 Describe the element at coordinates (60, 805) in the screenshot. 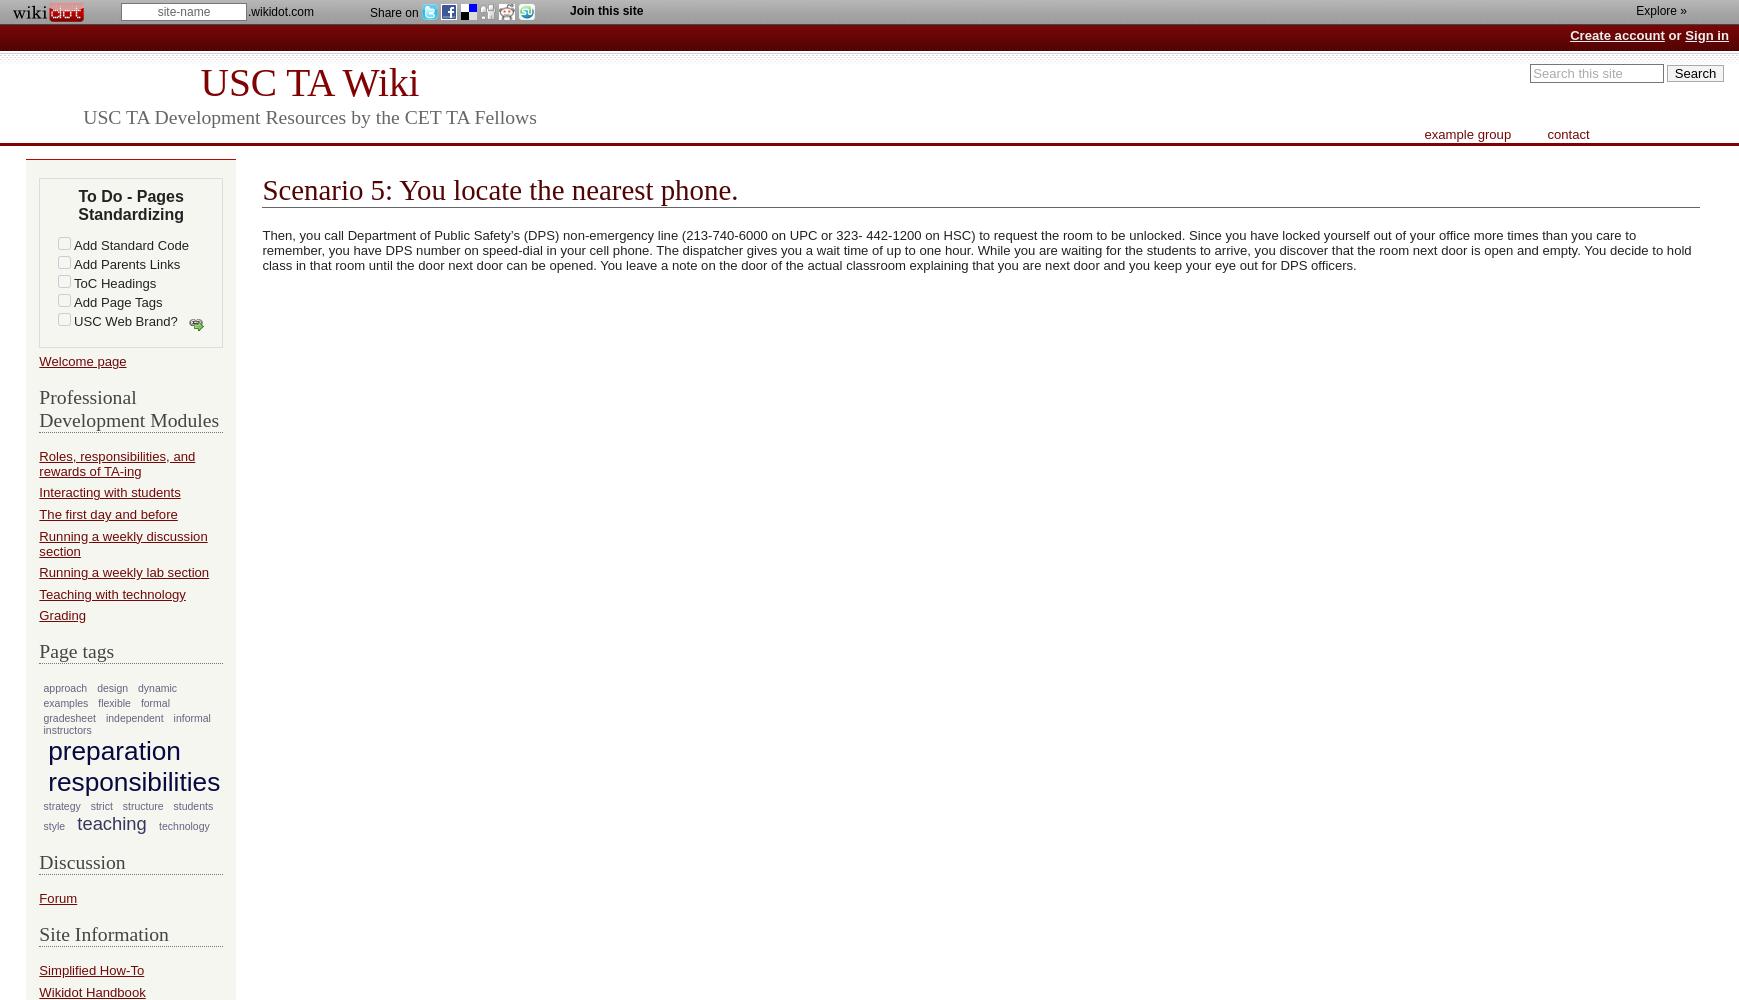

I see `'strategy'` at that location.